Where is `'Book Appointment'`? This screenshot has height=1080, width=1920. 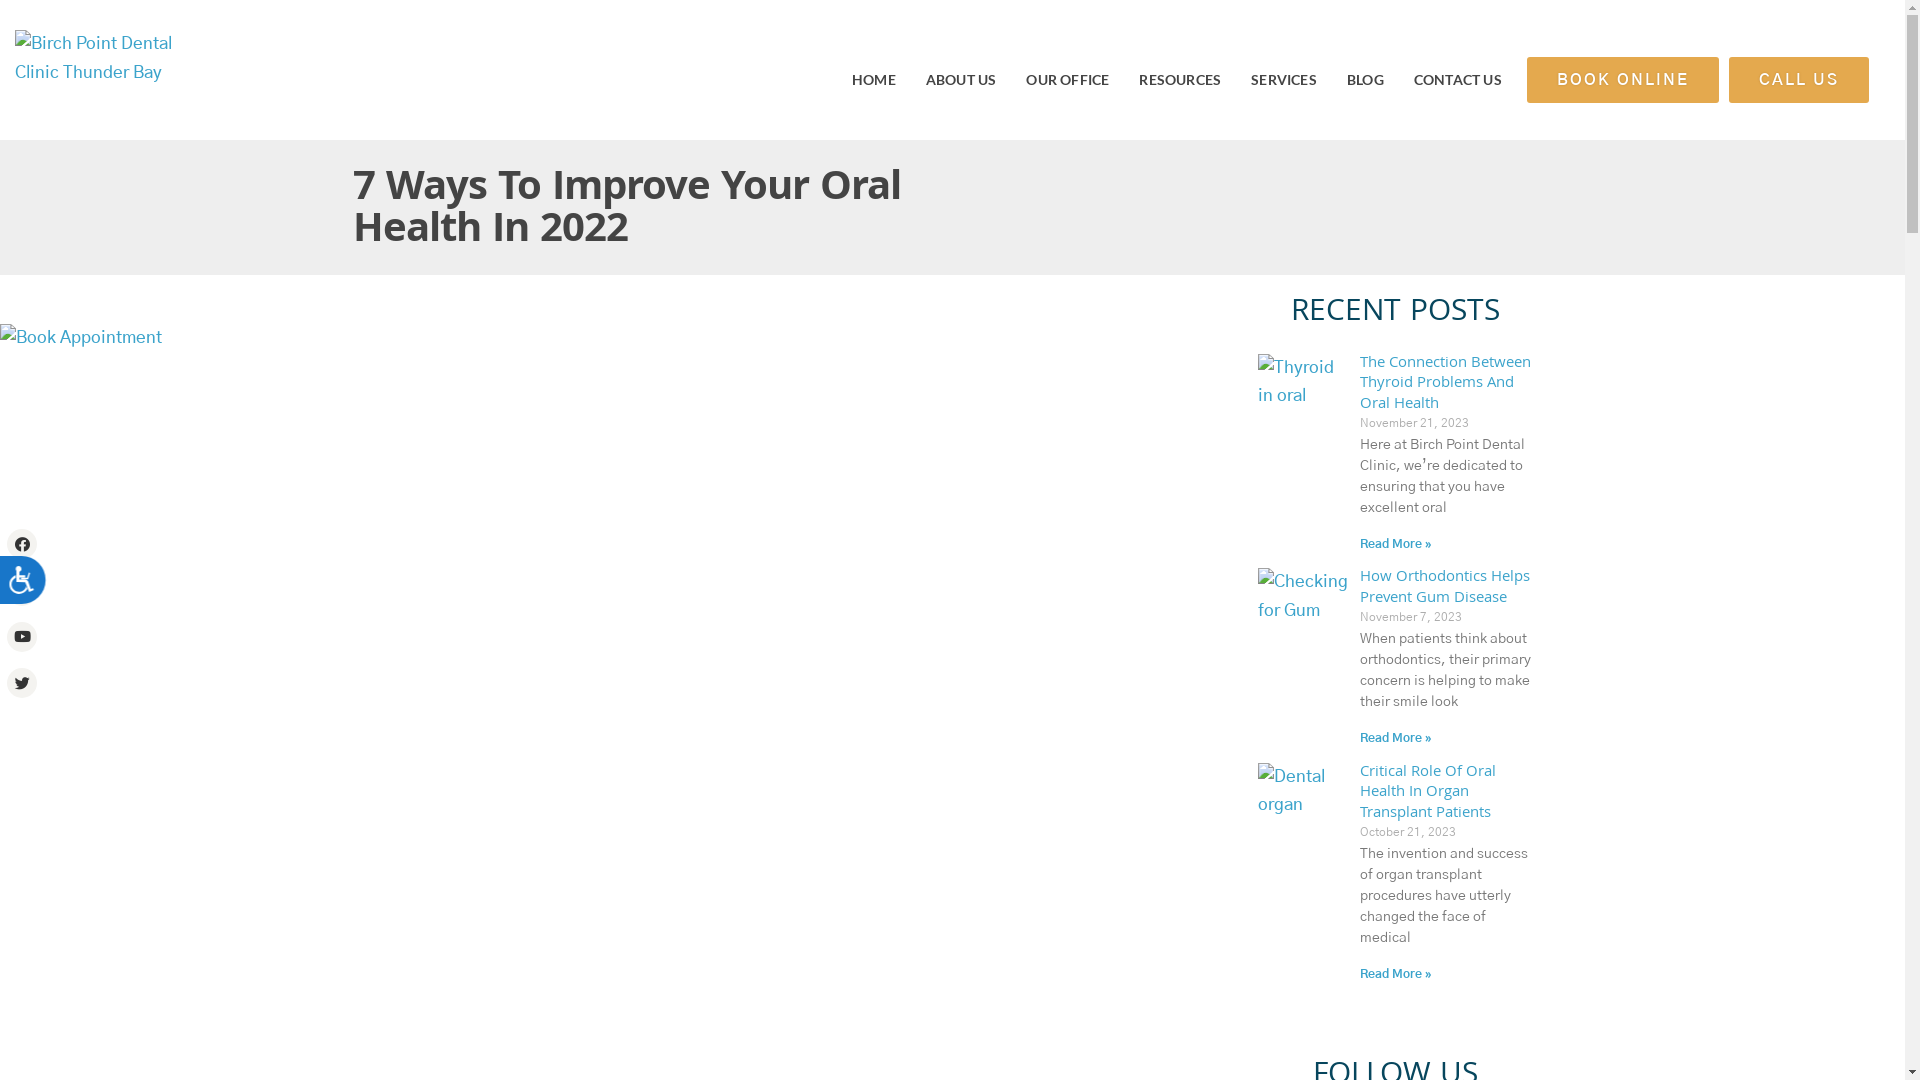
'Book Appointment' is located at coordinates (0, 337).